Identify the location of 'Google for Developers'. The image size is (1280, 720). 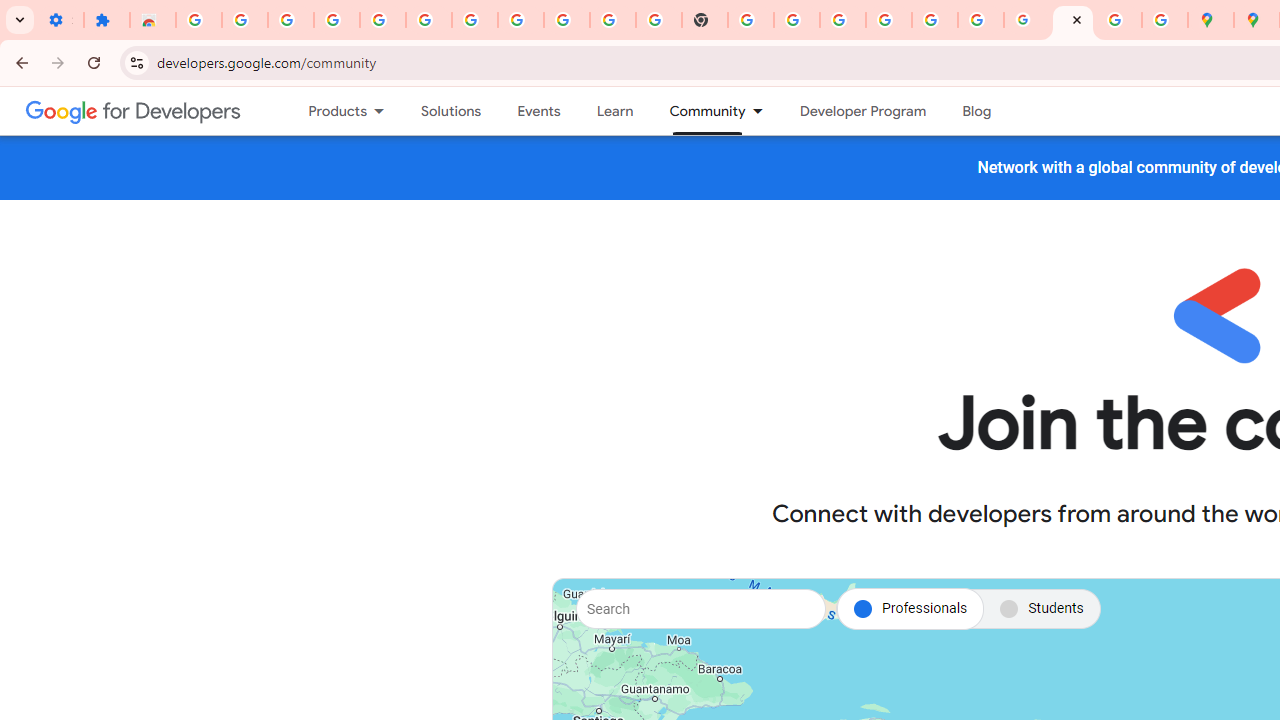
(132, 110).